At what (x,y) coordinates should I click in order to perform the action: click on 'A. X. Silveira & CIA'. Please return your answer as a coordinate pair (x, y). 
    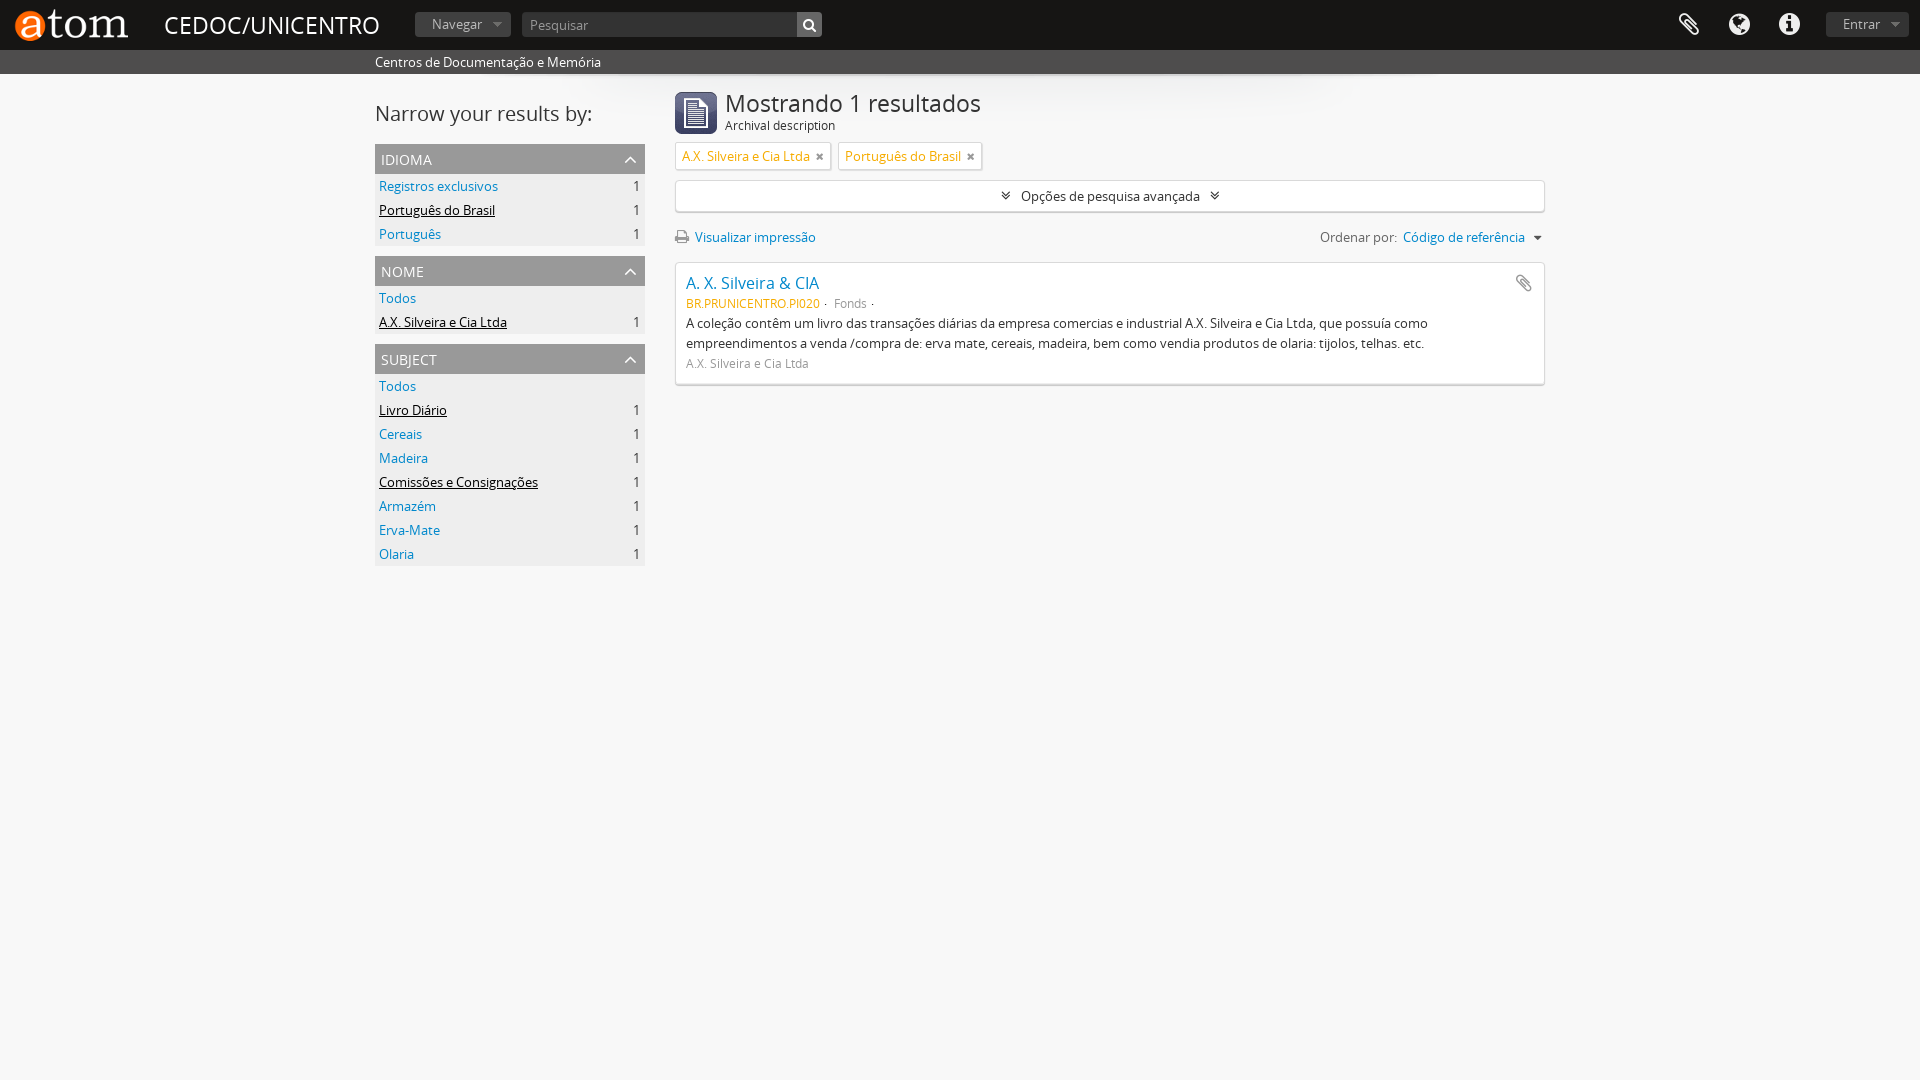
    Looking at the image, I should click on (751, 282).